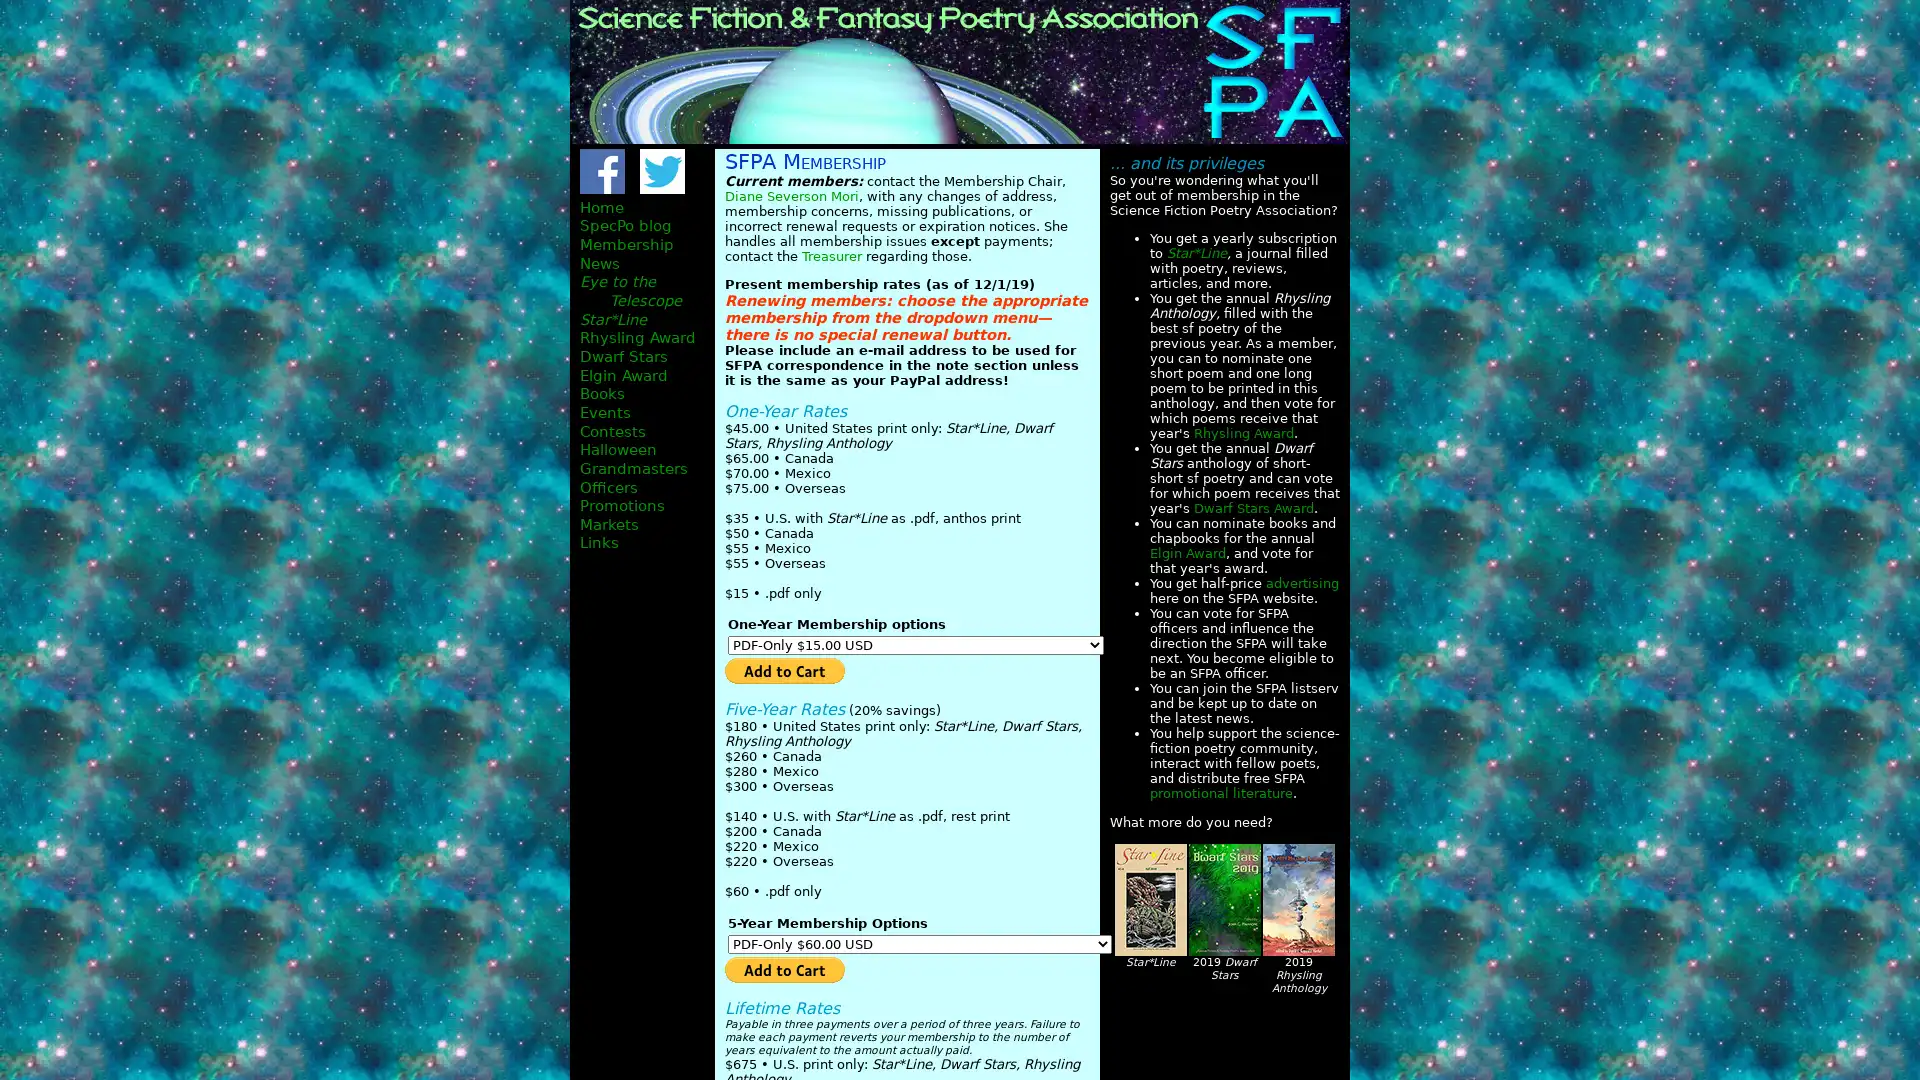  What do you see at coordinates (784, 670) in the screenshot?
I see `PayPal - The safer, easier way to pay online!` at bounding box center [784, 670].